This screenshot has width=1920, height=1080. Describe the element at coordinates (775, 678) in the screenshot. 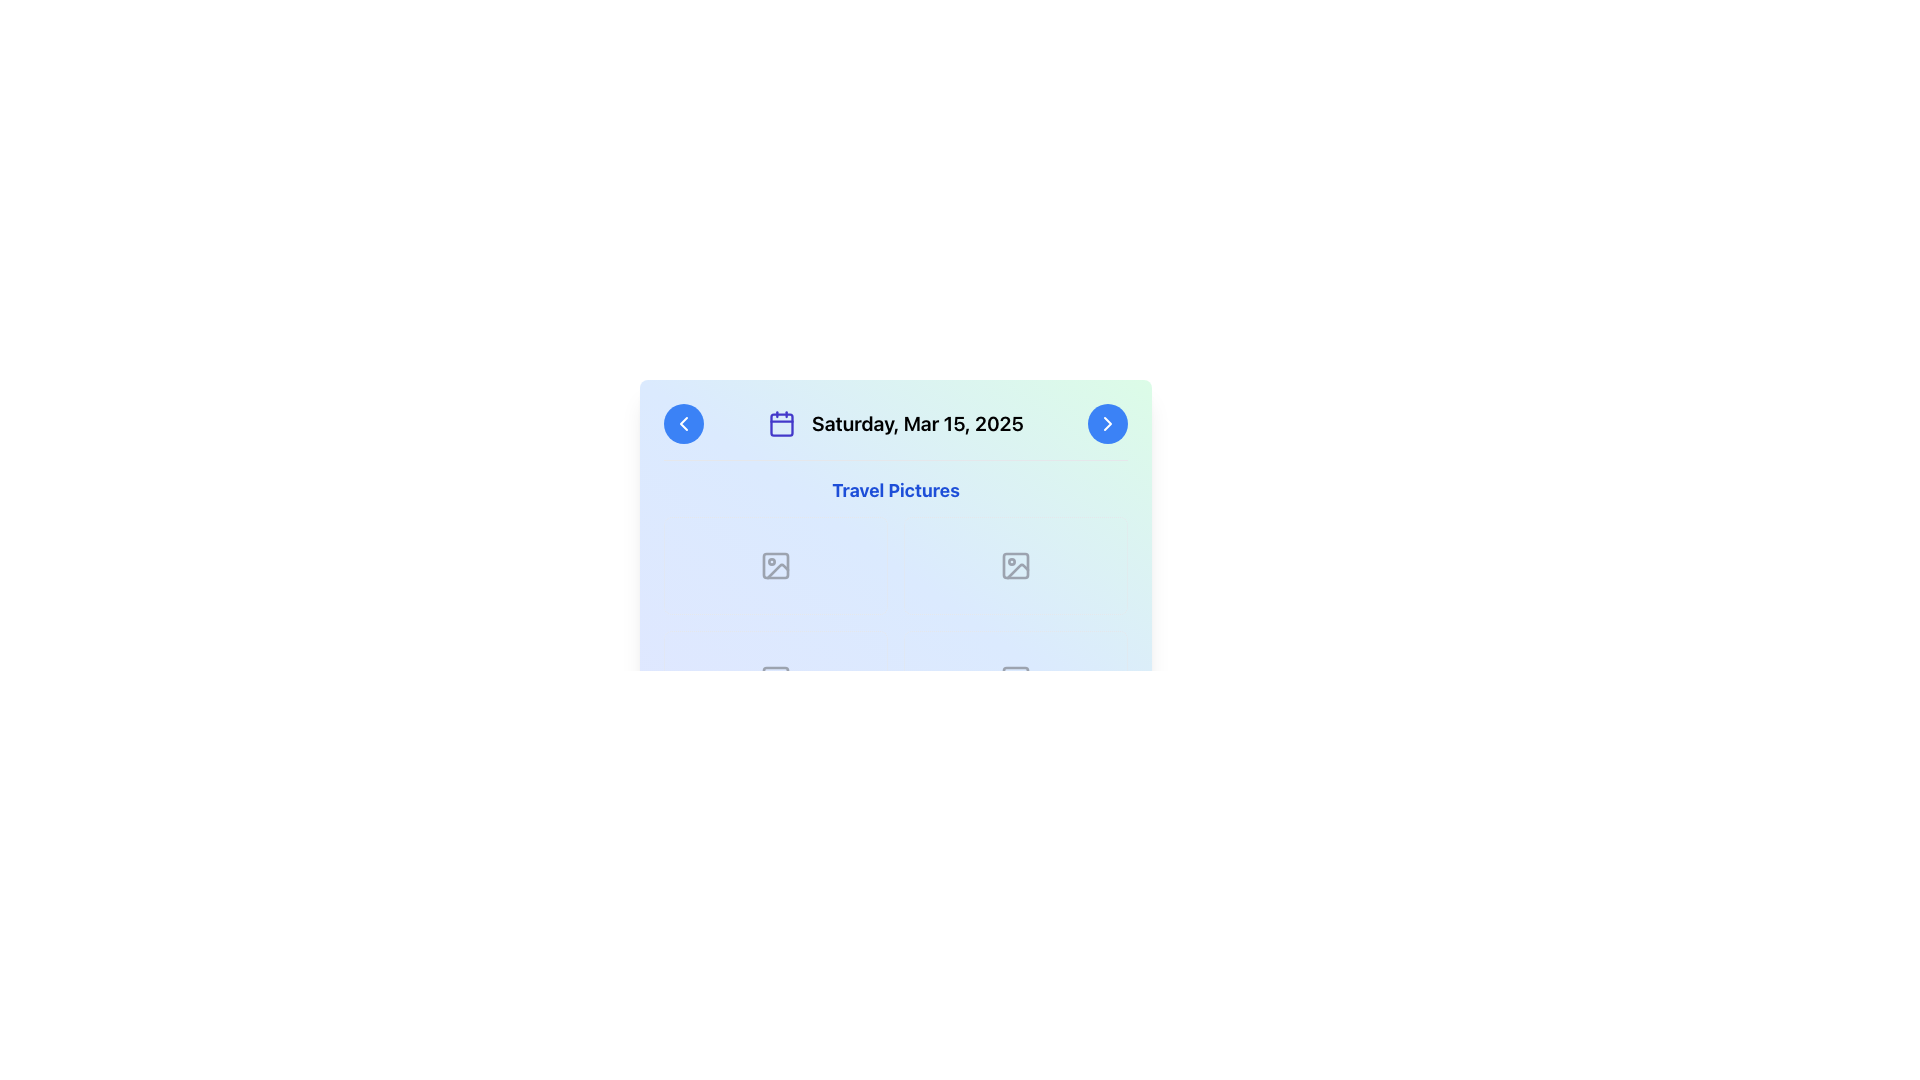

I see `the image placeholder icon located at the bottom-center of the grid layout` at that location.